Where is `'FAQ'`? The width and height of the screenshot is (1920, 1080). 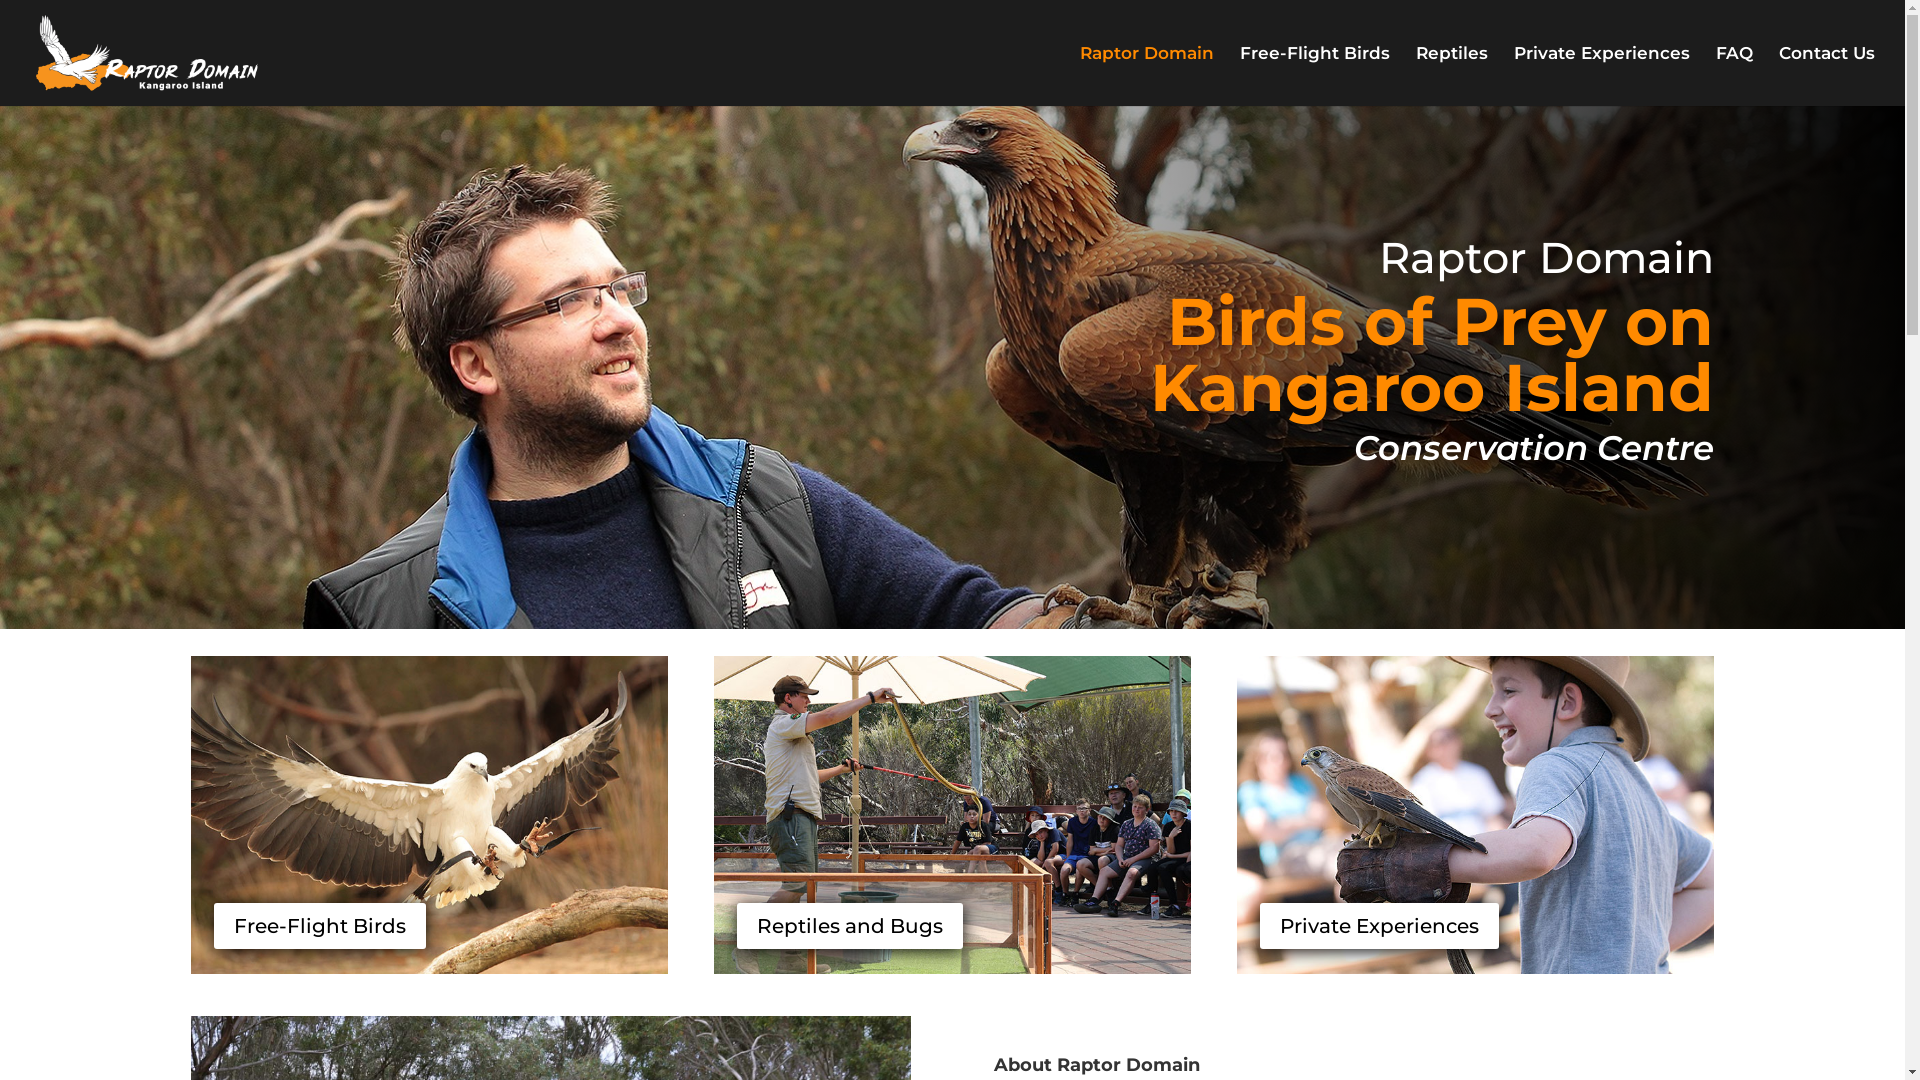 'FAQ' is located at coordinates (1733, 75).